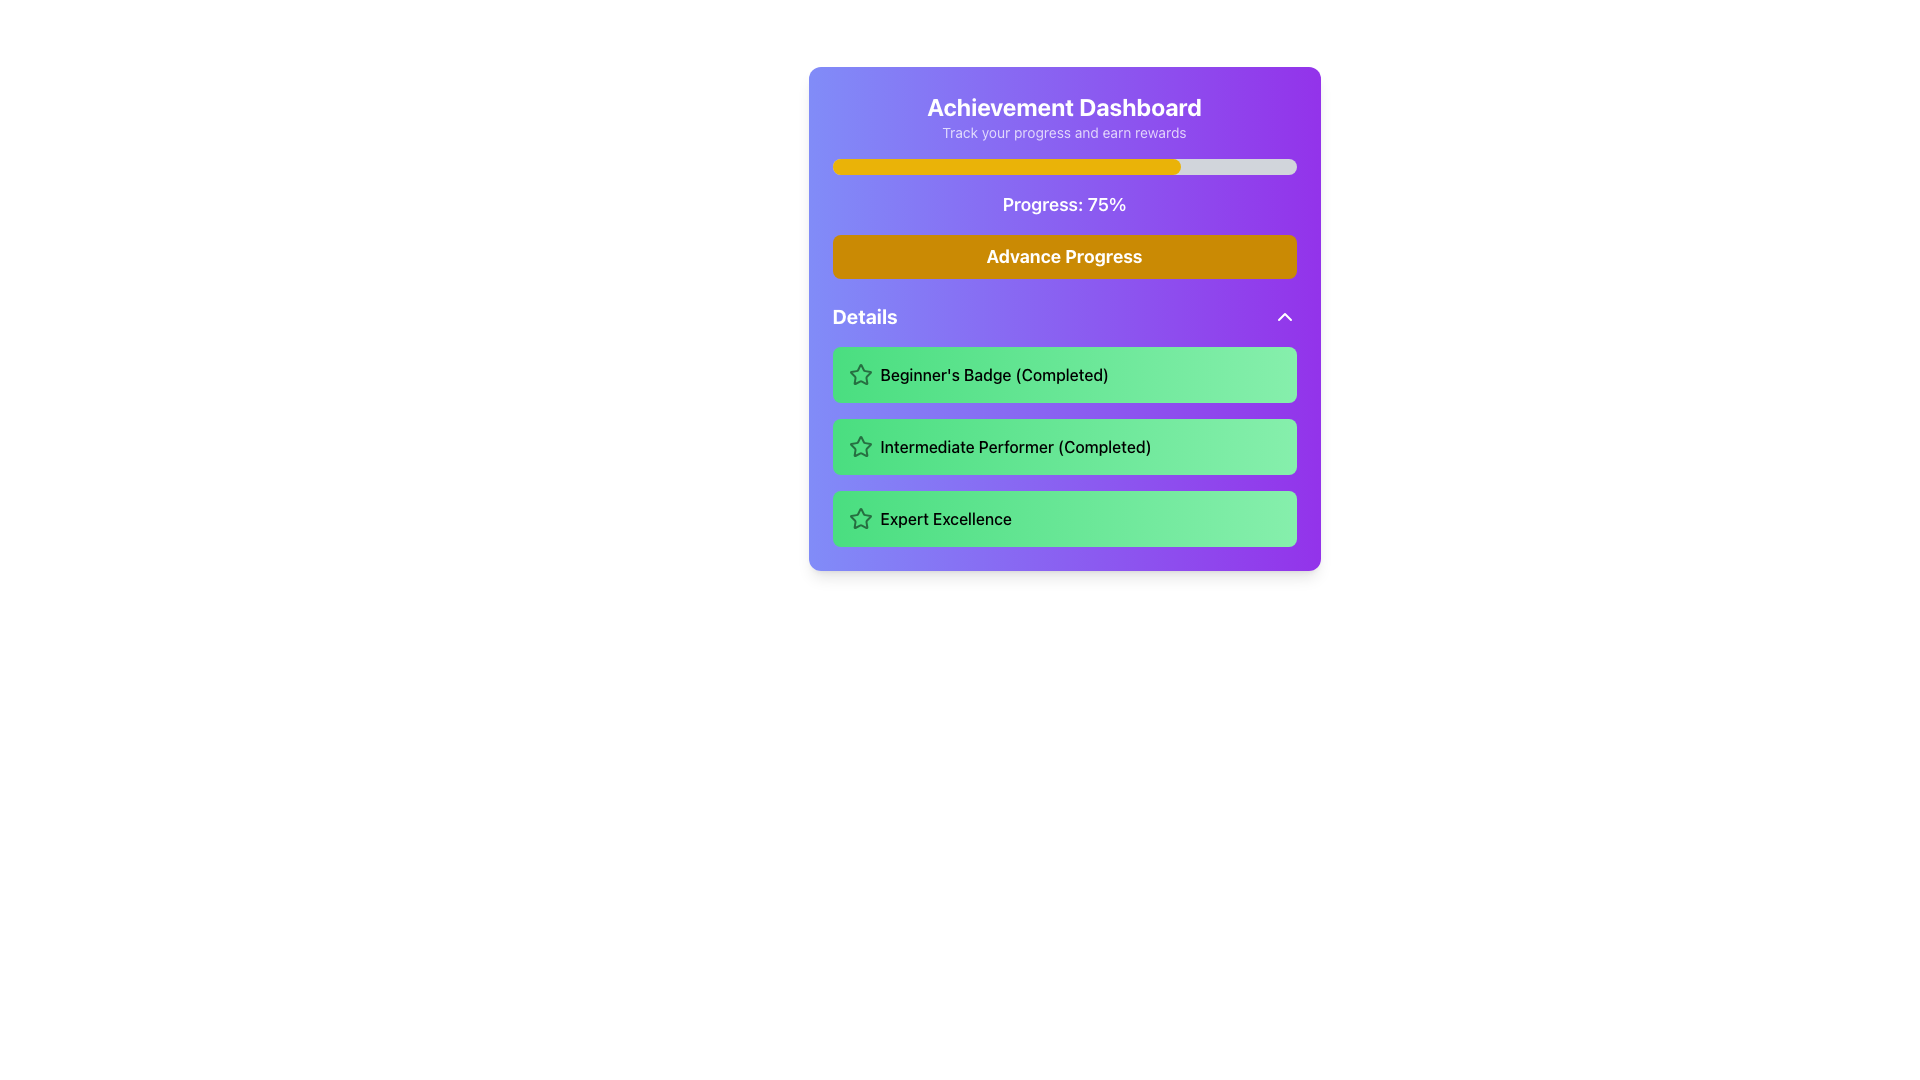  I want to click on text label that says 'Track your progress and earn rewards', located directly below the 'Achievement Dashboard' header, so click(1063, 132).